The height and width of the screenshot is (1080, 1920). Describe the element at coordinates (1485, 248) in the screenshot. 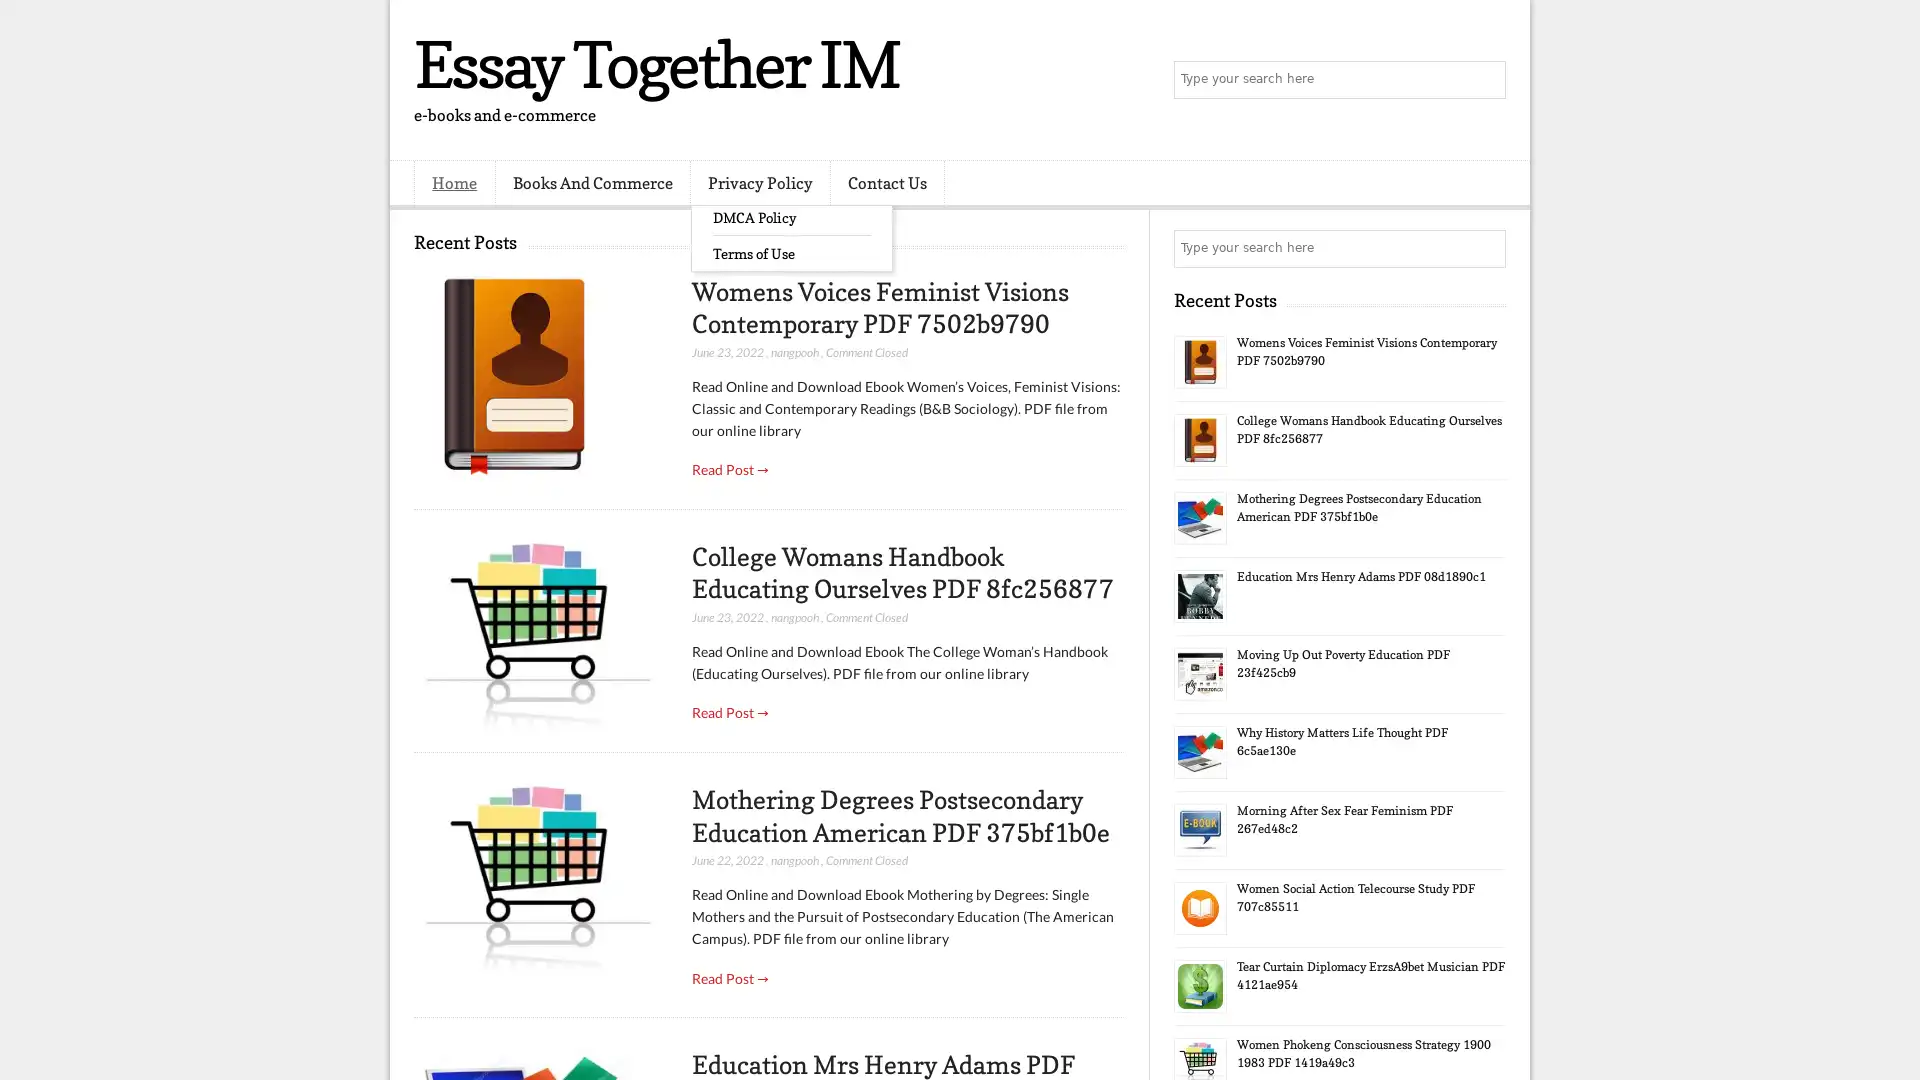

I see `Search` at that location.